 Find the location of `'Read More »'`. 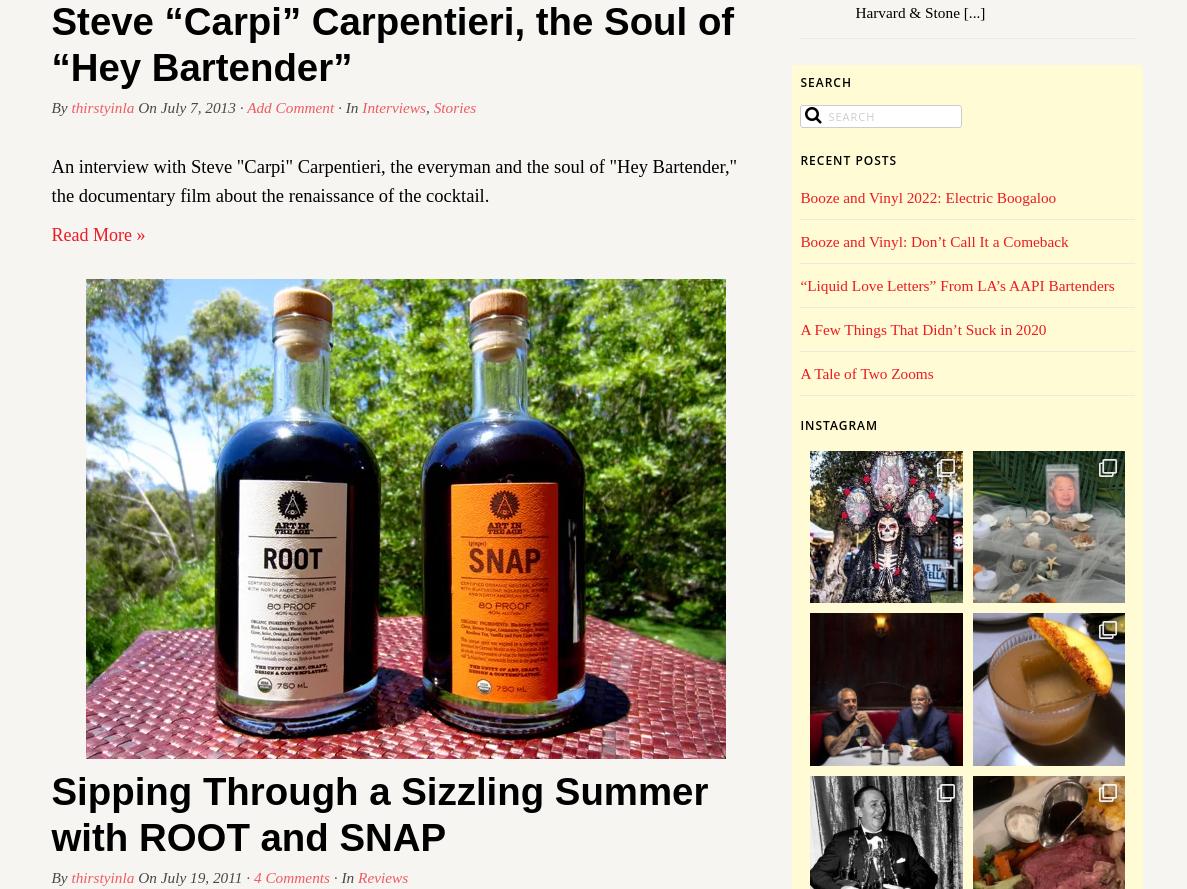

'Read More »' is located at coordinates (98, 232).